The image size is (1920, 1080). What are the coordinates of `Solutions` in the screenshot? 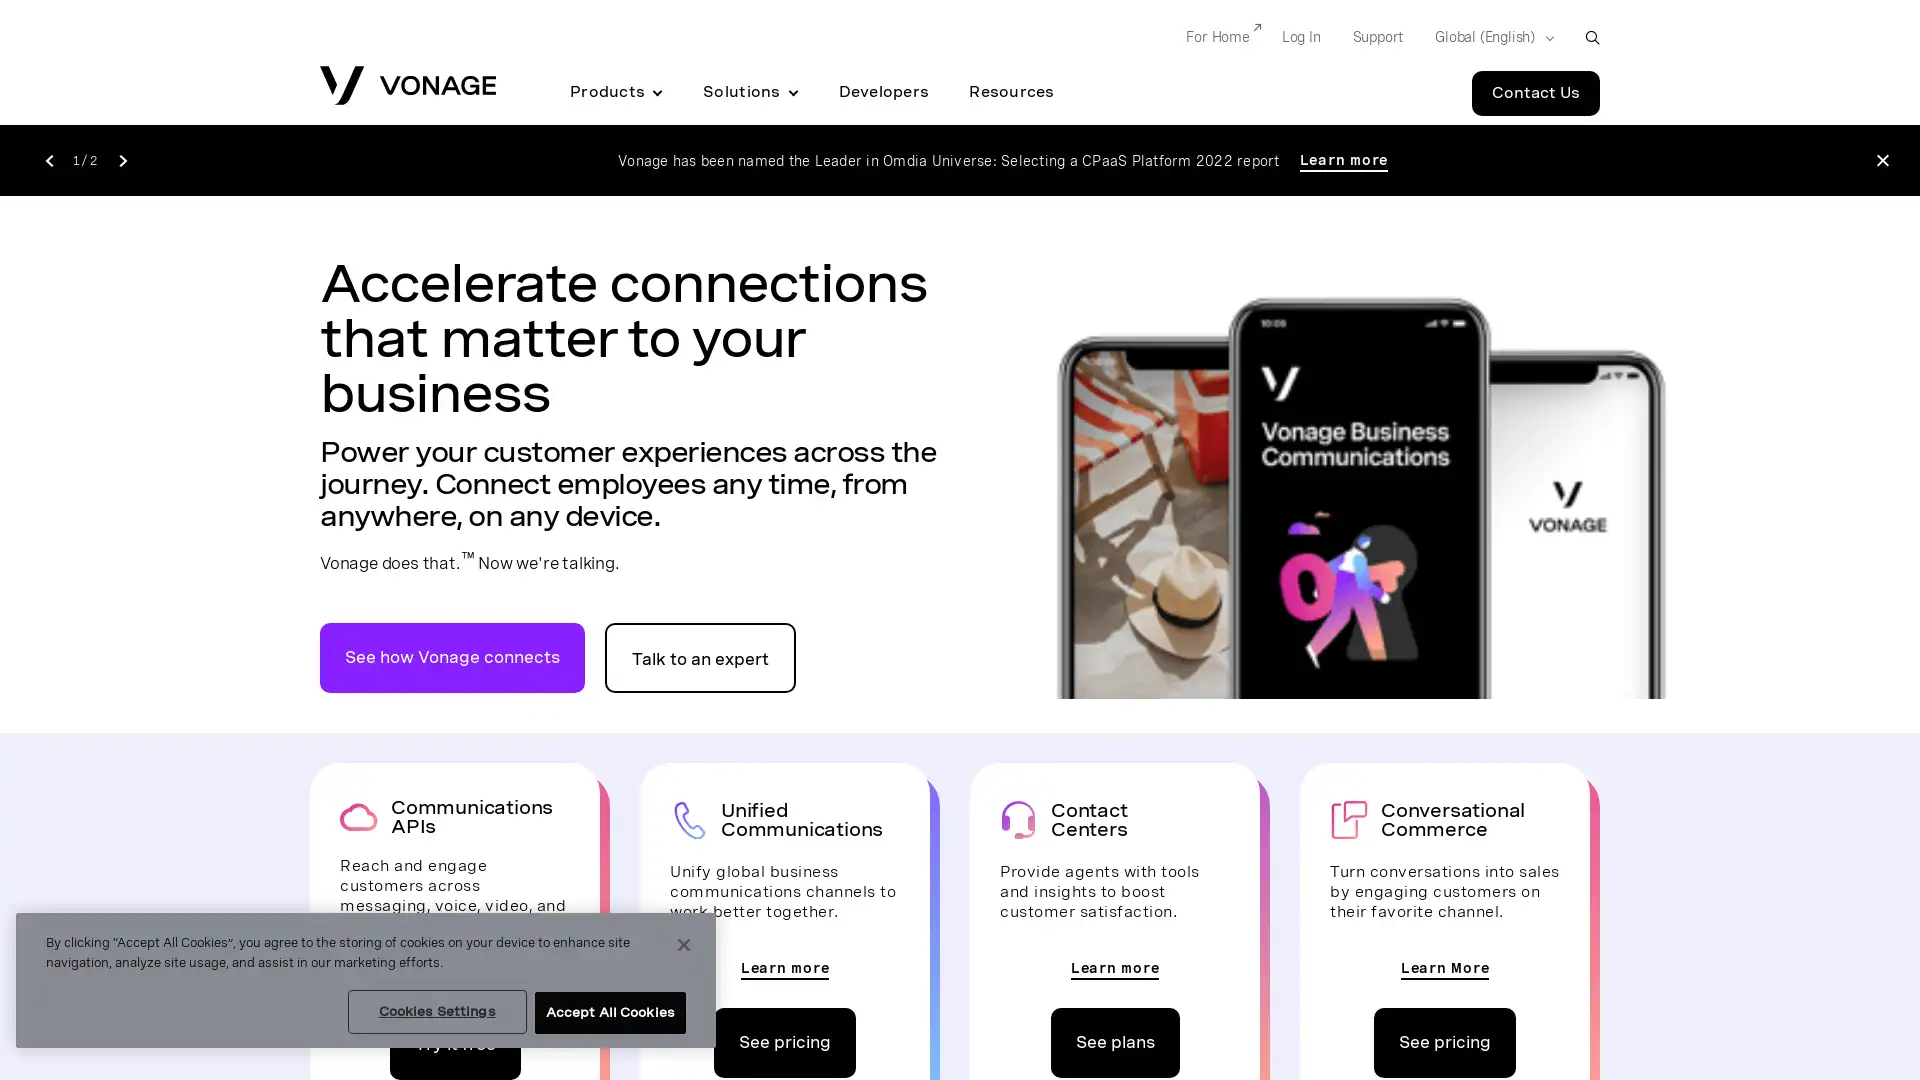 It's located at (749, 92).